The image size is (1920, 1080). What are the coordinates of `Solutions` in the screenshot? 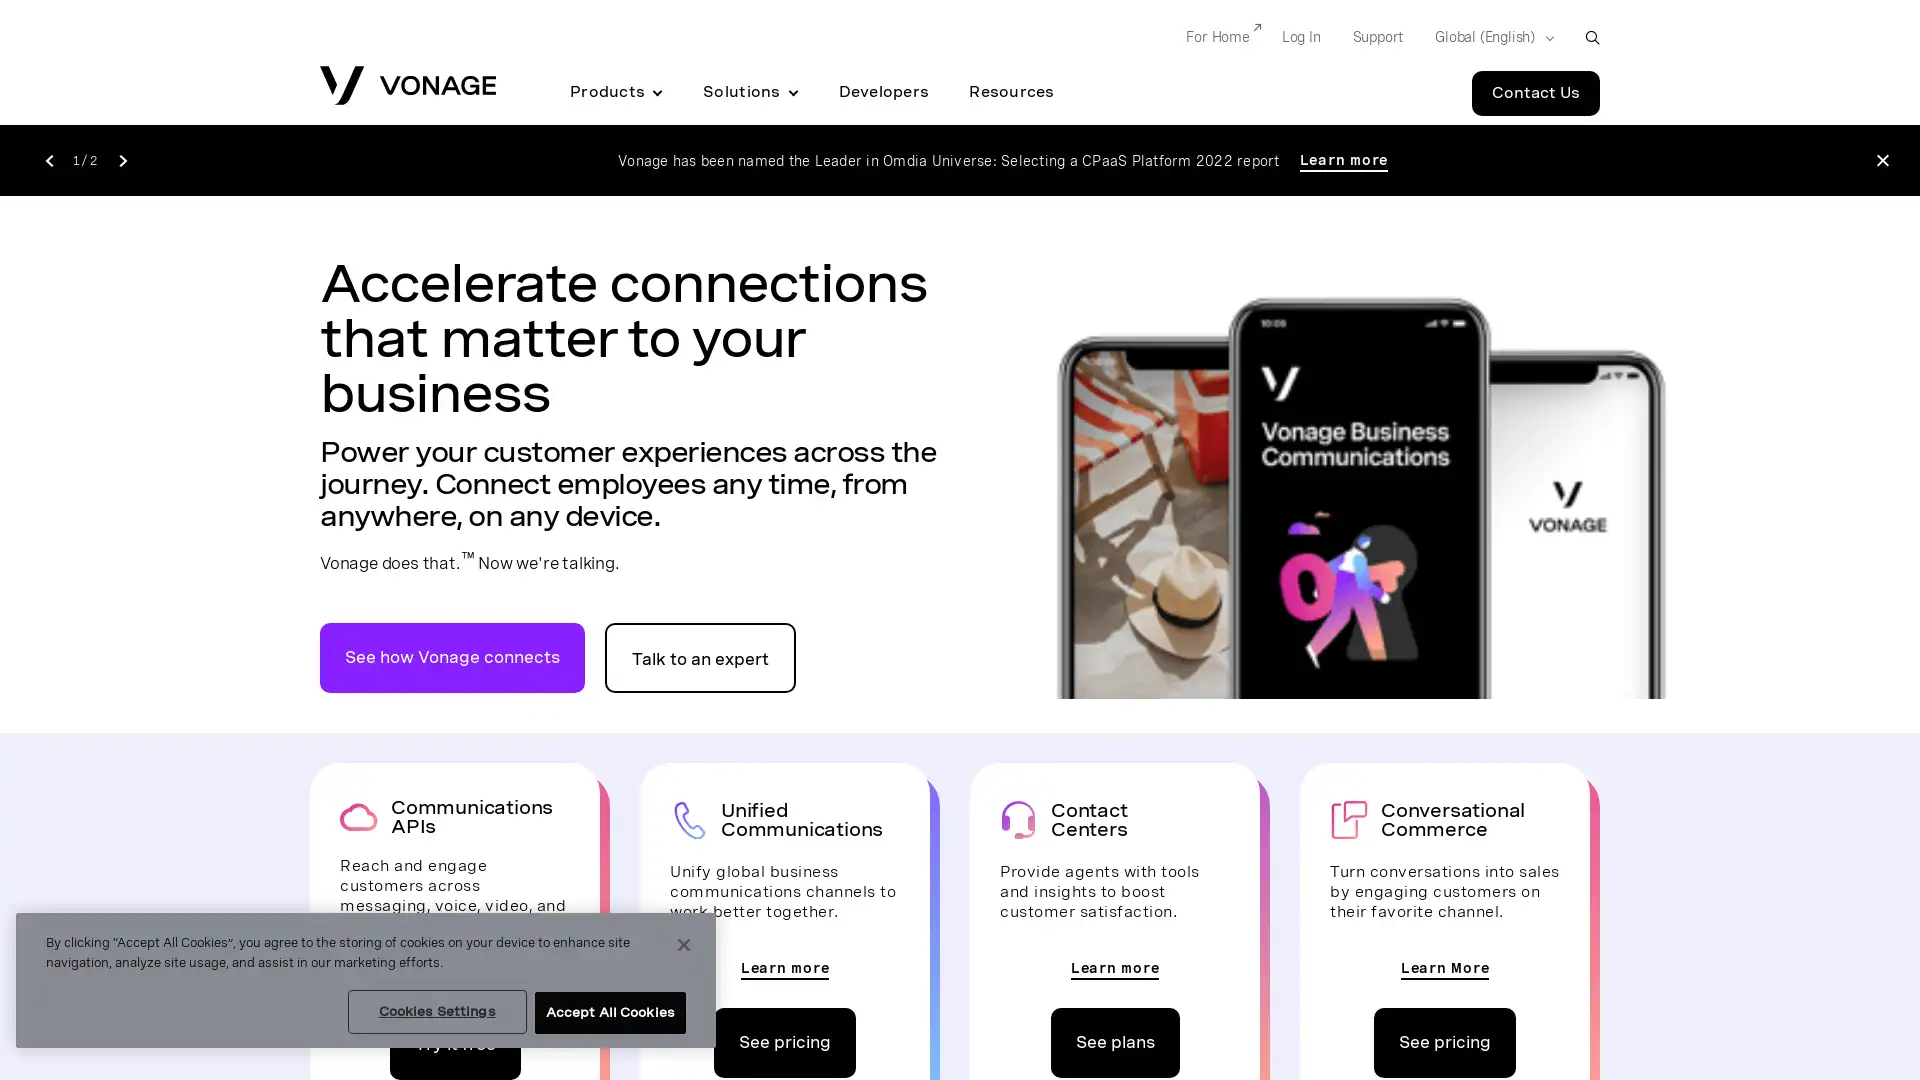 It's located at (749, 92).